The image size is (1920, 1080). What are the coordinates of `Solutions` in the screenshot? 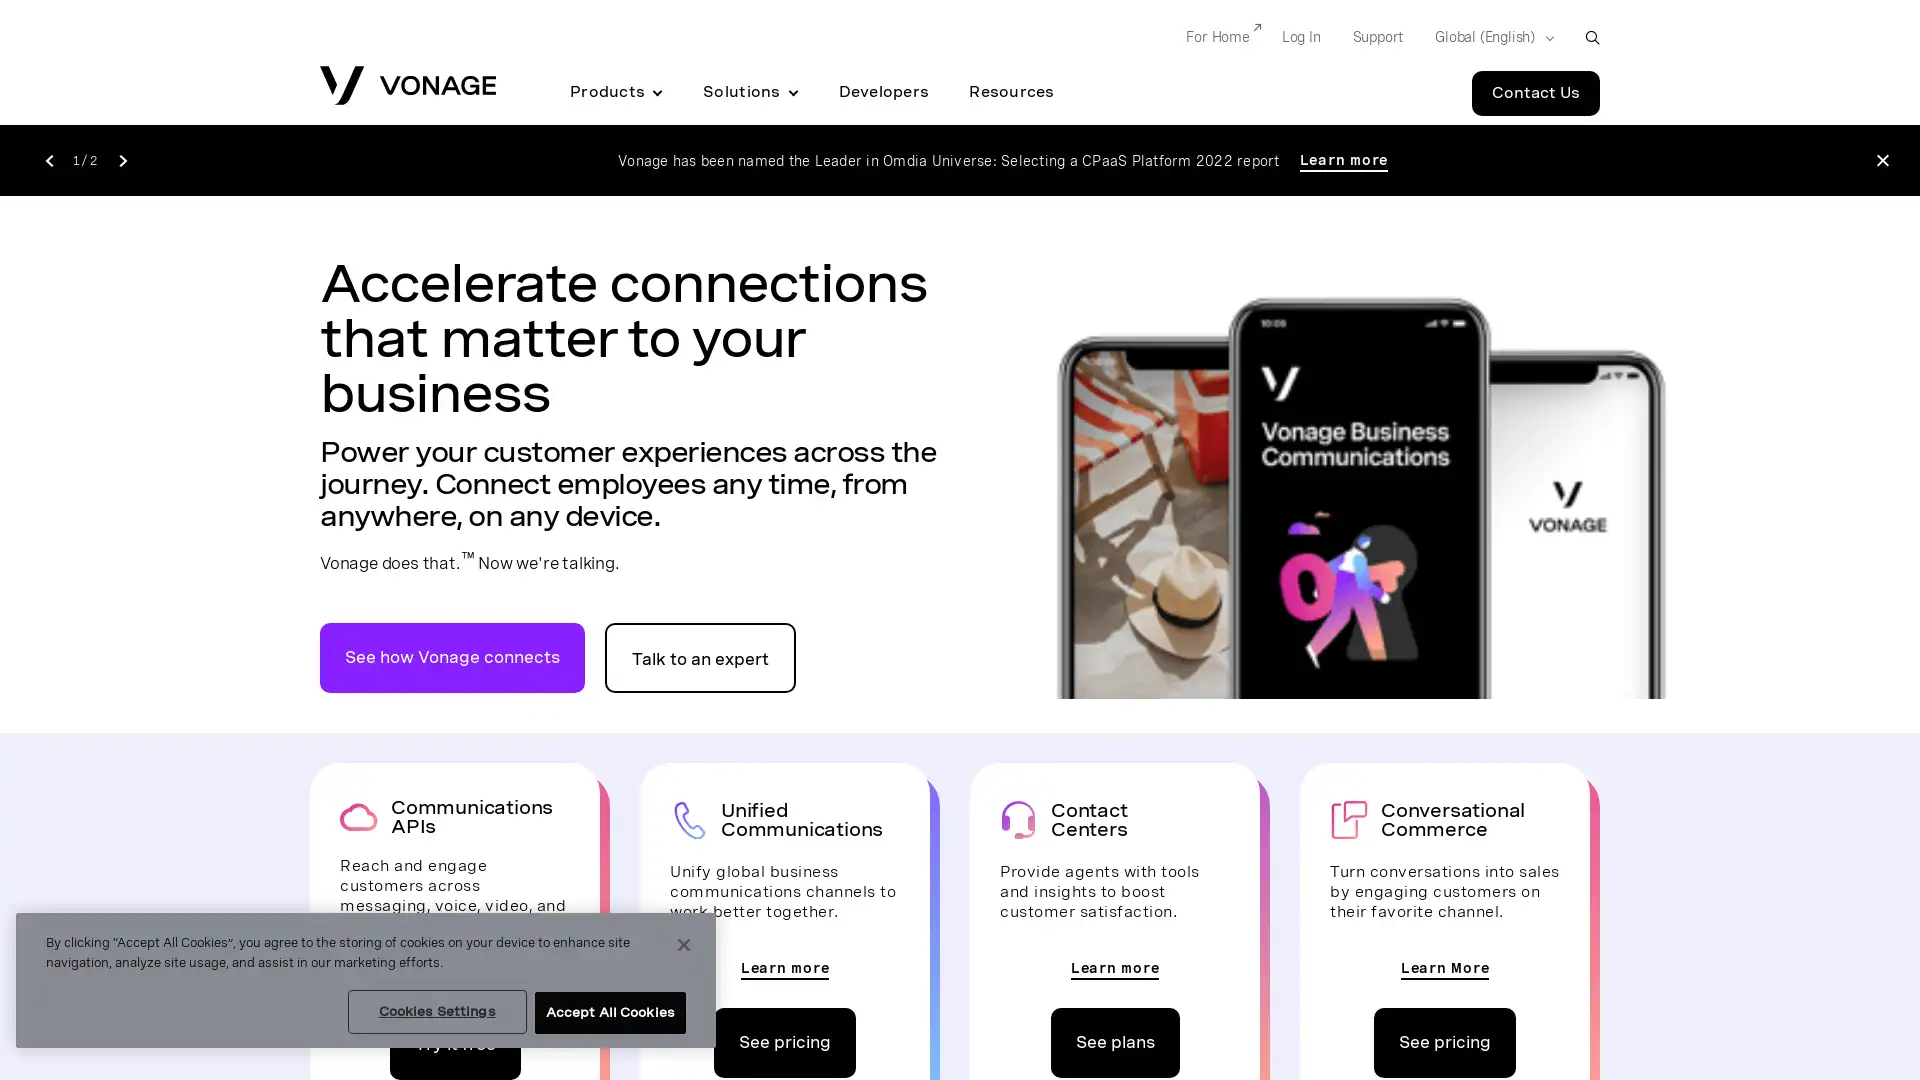 It's located at (749, 92).